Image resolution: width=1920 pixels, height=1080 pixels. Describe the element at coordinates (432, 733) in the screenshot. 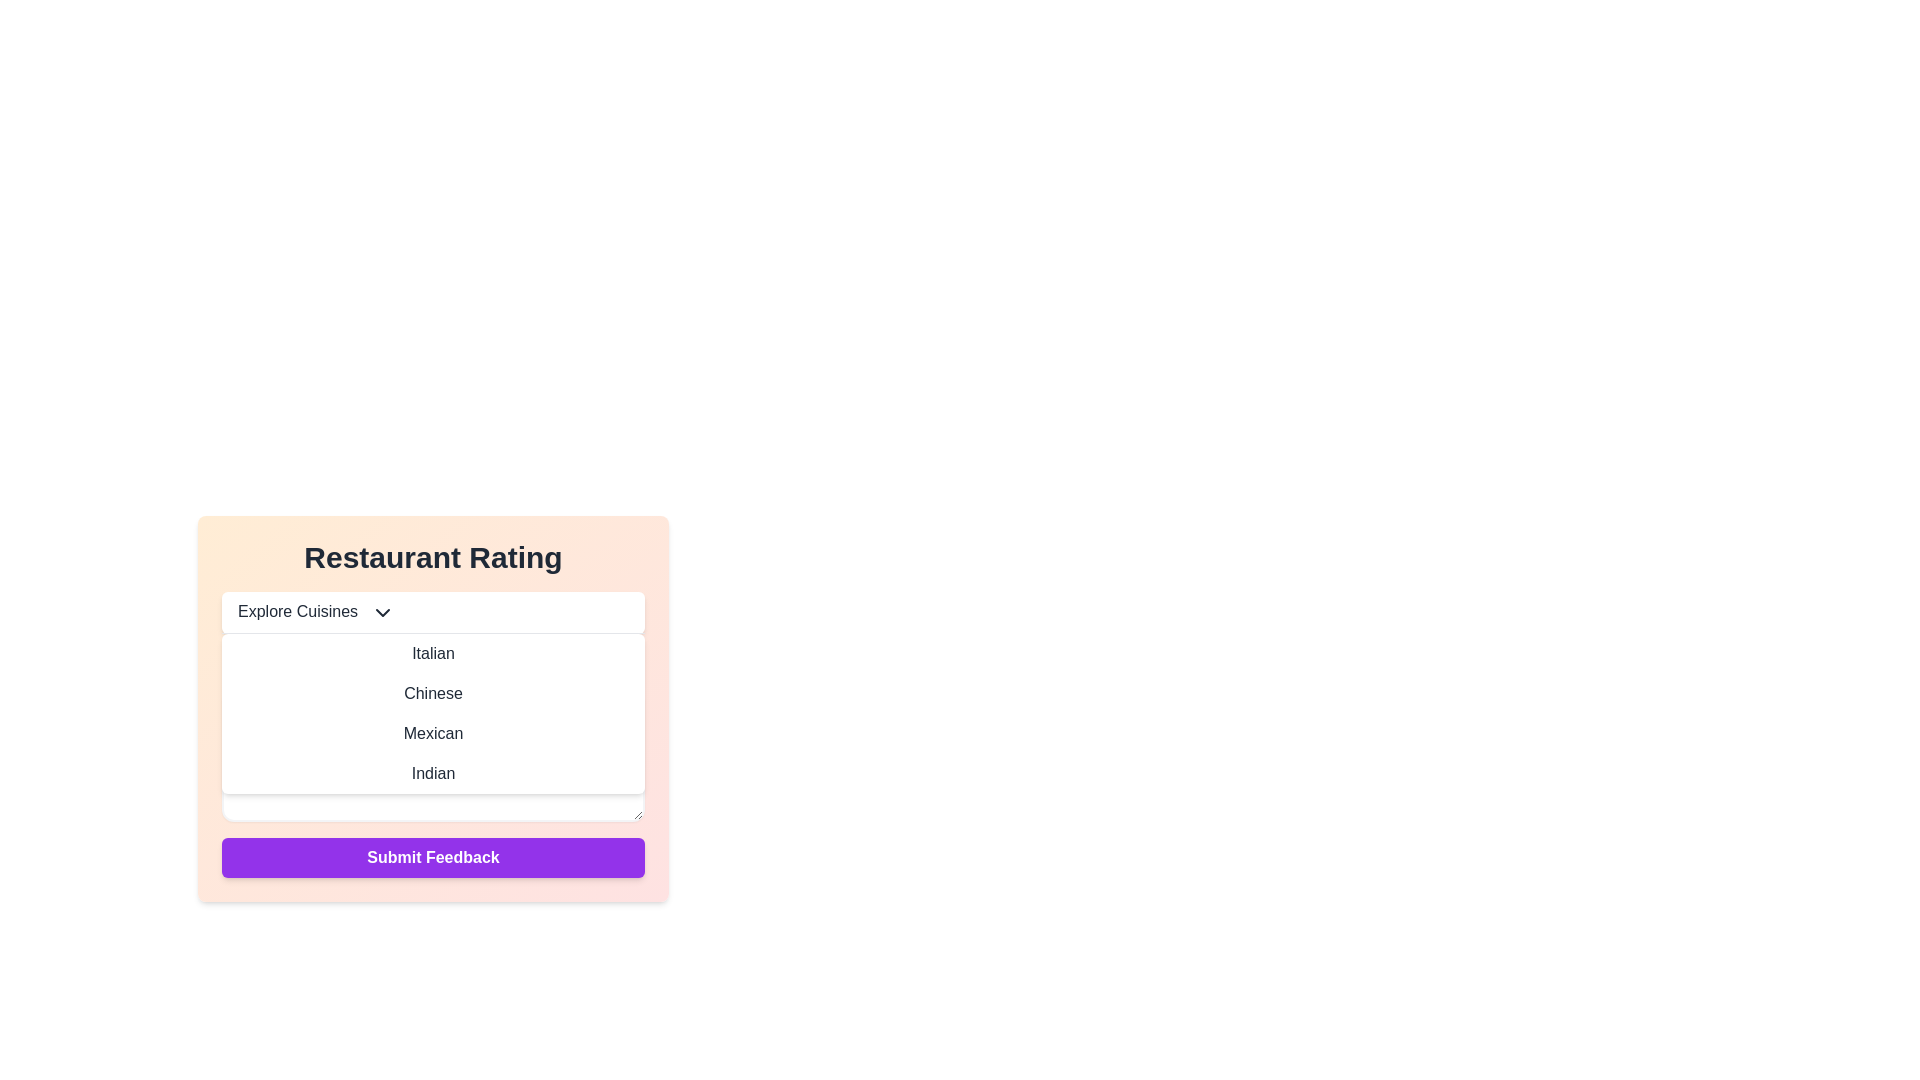

I see `the 'Mexican' option in the dropdown menu, which is displayed in bold, black font as the third option between 'Chinese' and 'Indian'` at that location.